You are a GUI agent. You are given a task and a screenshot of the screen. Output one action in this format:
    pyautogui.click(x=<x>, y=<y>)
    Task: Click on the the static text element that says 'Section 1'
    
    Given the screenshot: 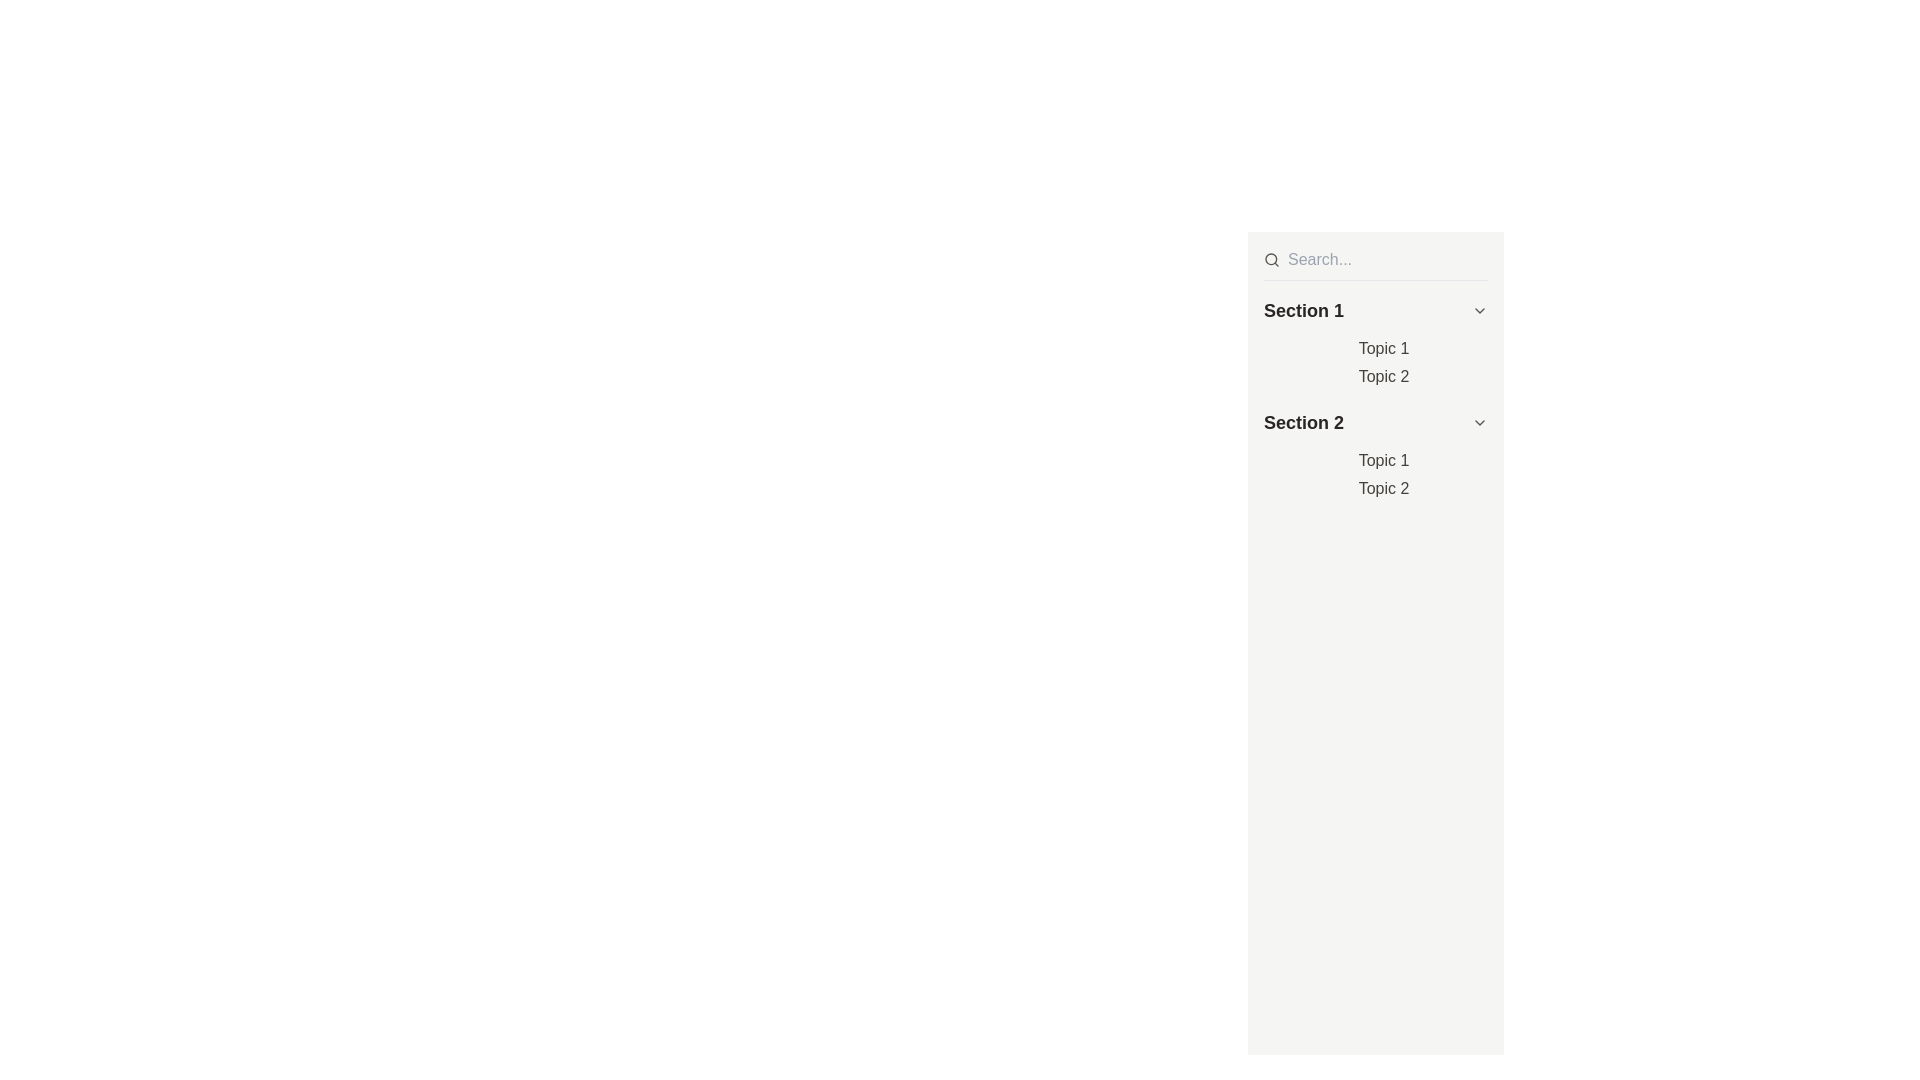 What is the action you would take?
    pyautogui.click(x=1304, y=311)
    